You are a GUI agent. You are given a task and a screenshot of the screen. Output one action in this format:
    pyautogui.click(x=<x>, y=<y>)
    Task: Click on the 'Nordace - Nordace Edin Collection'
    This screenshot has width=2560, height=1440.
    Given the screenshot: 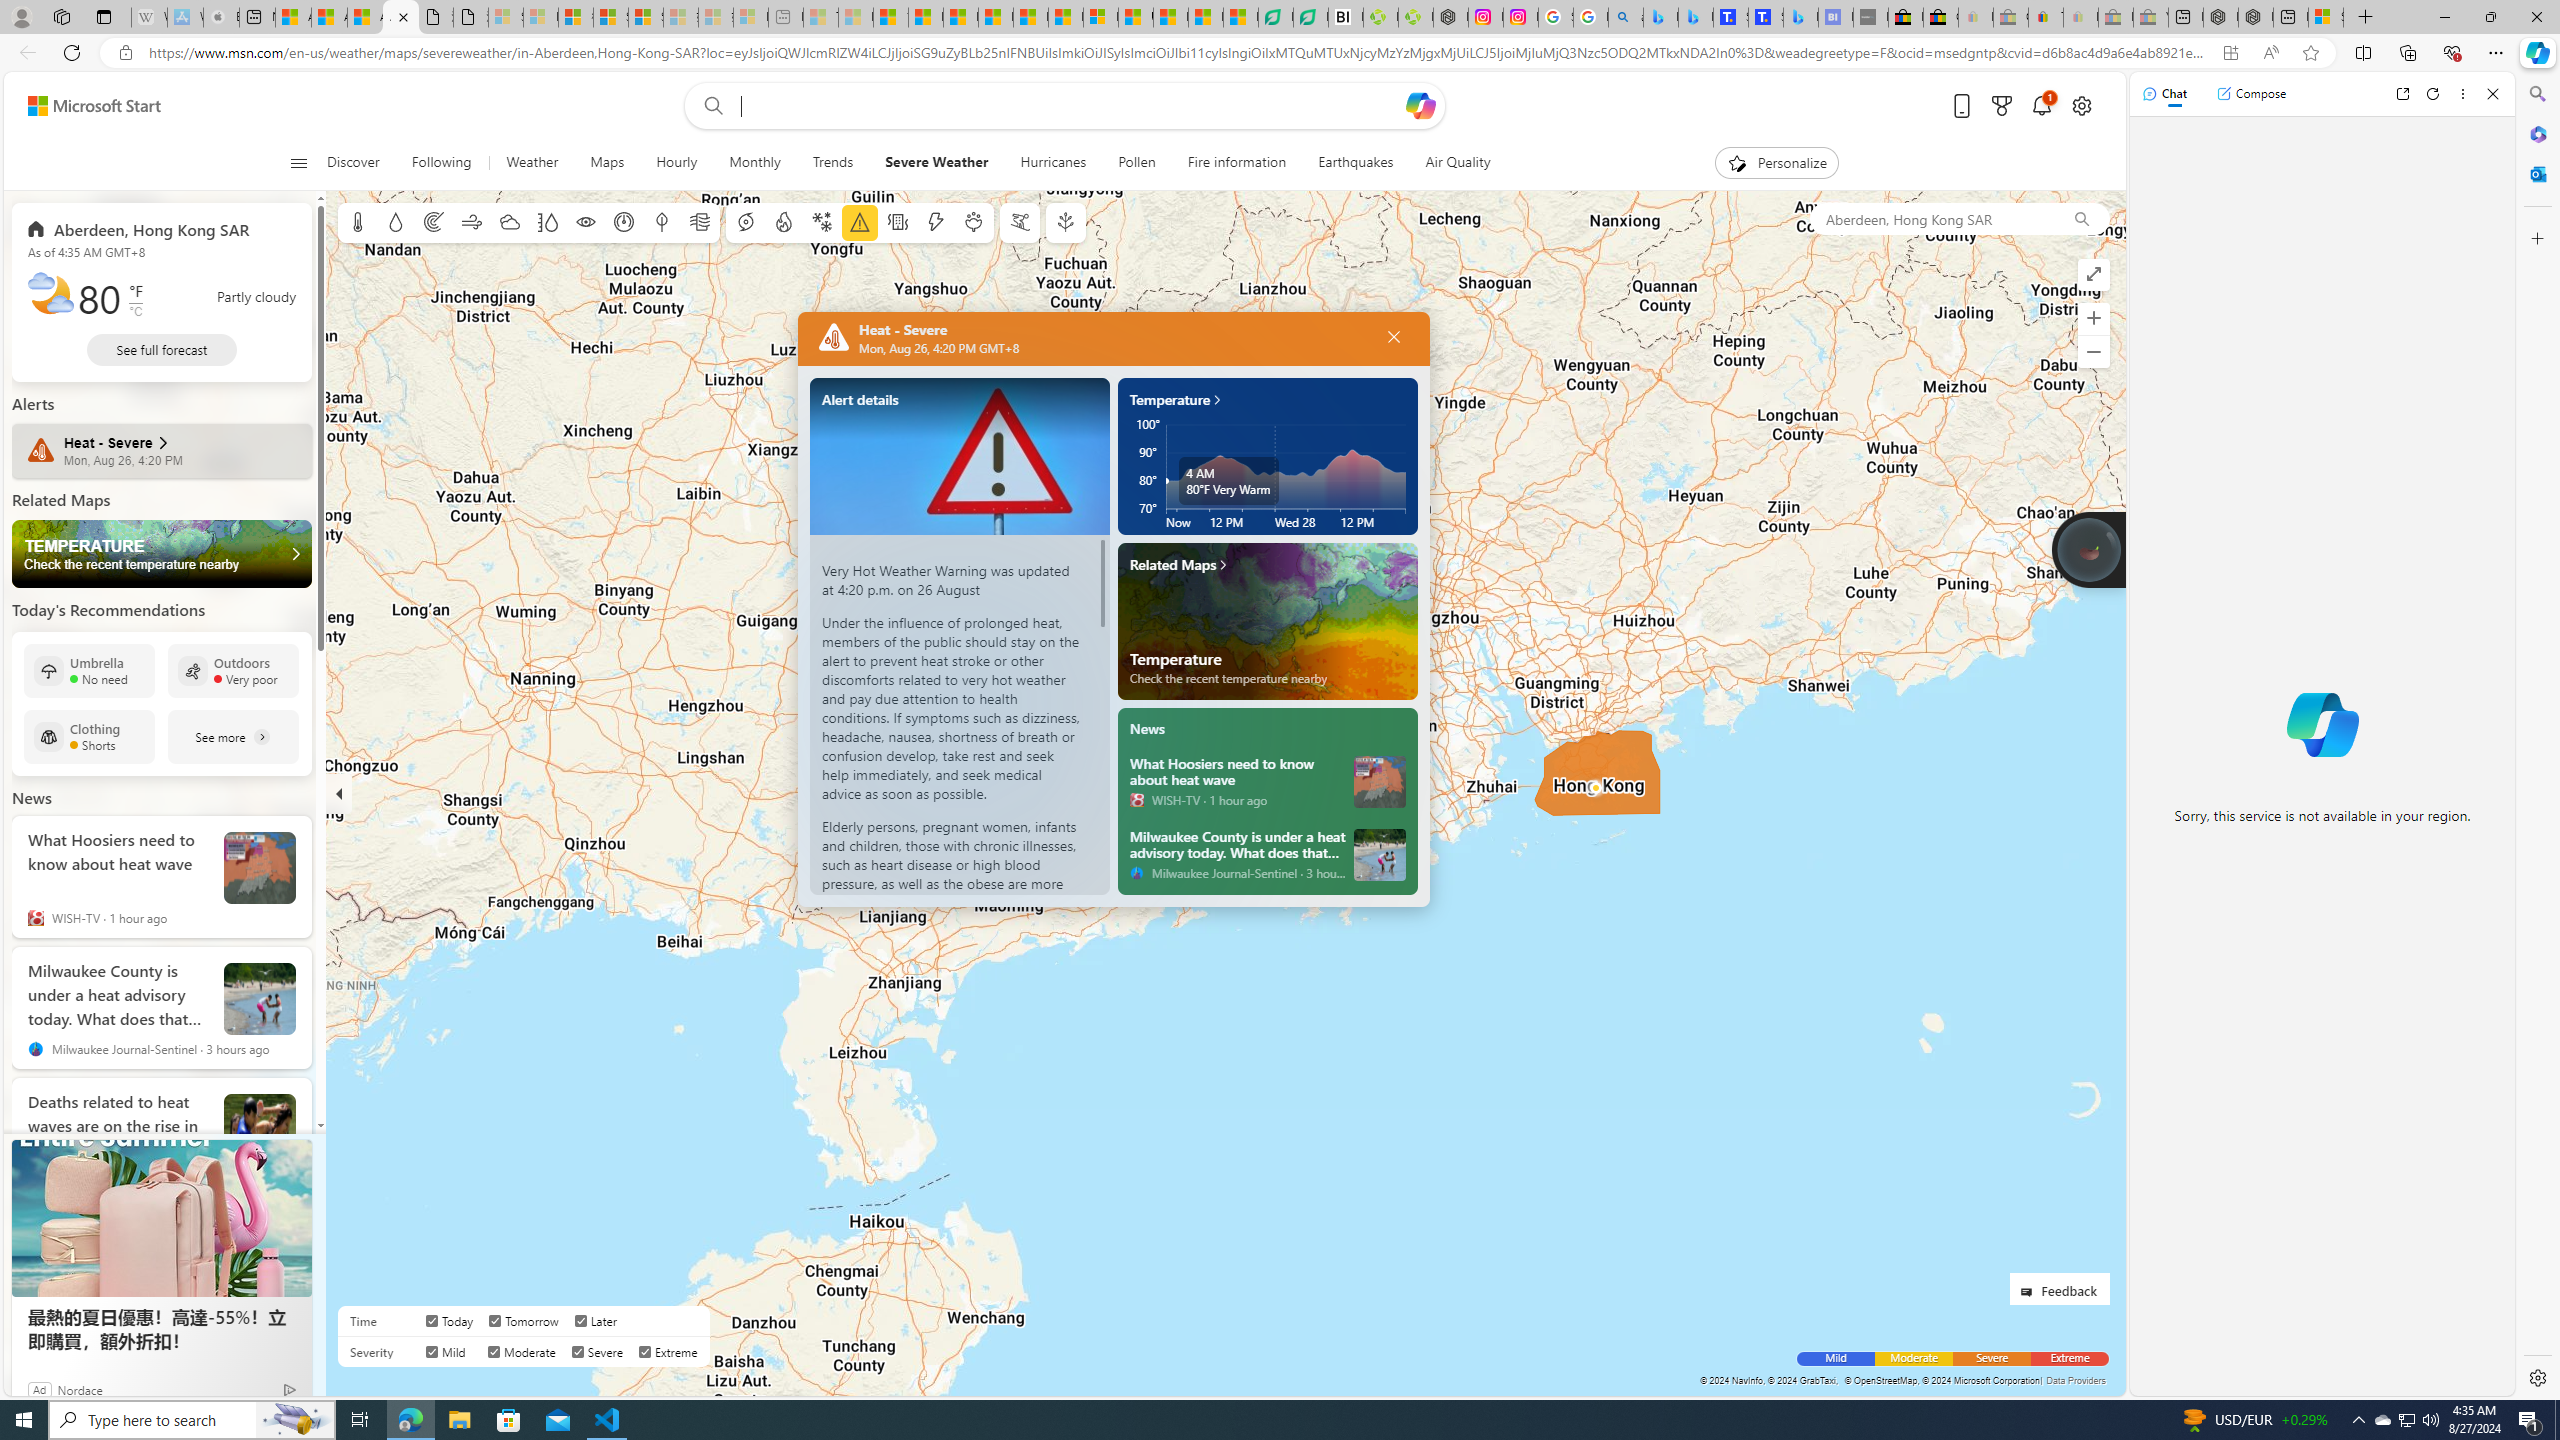 What is the action you would take?
    pyautogui.click(x=1451, y=16)
    